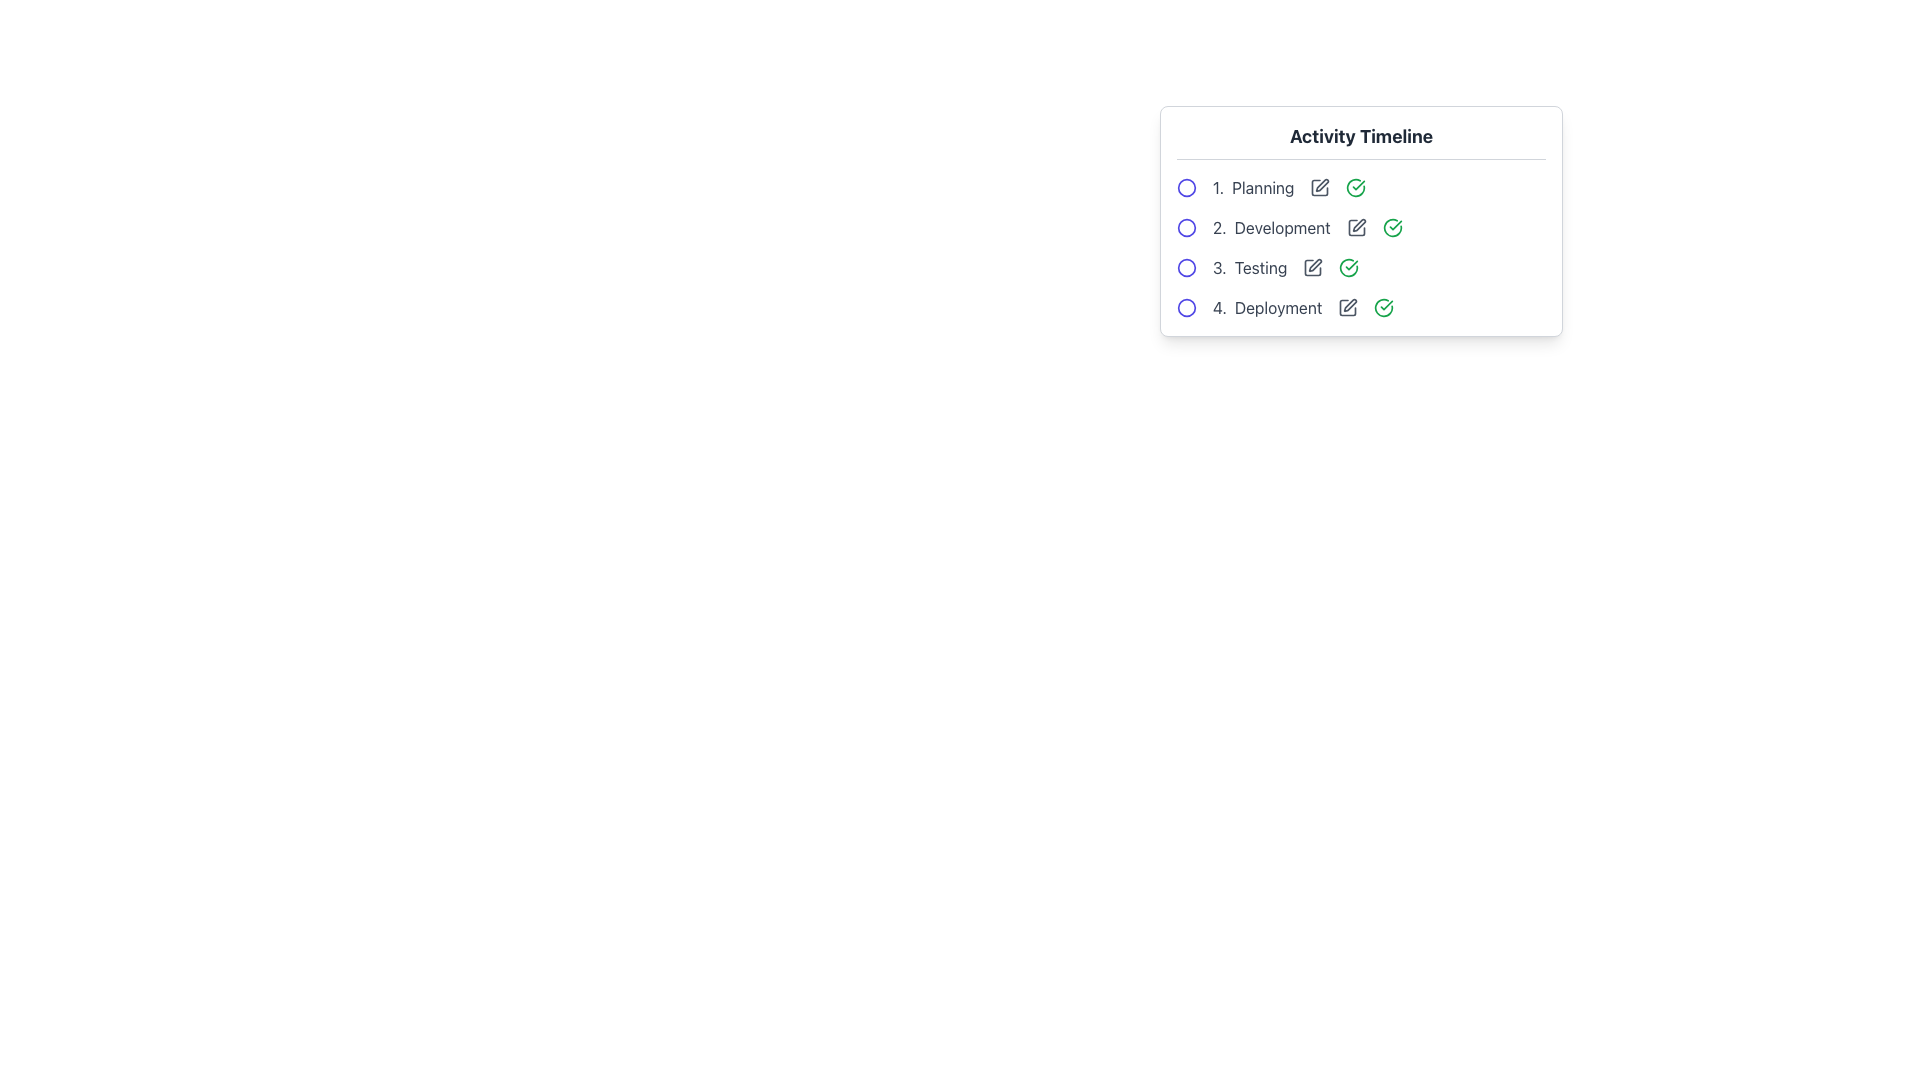 The width and height of the screenshot is (1920, 1080). I want to click on text element that contains 'Testing', which is the third item in the list of activity steps, so click(1259, 266).